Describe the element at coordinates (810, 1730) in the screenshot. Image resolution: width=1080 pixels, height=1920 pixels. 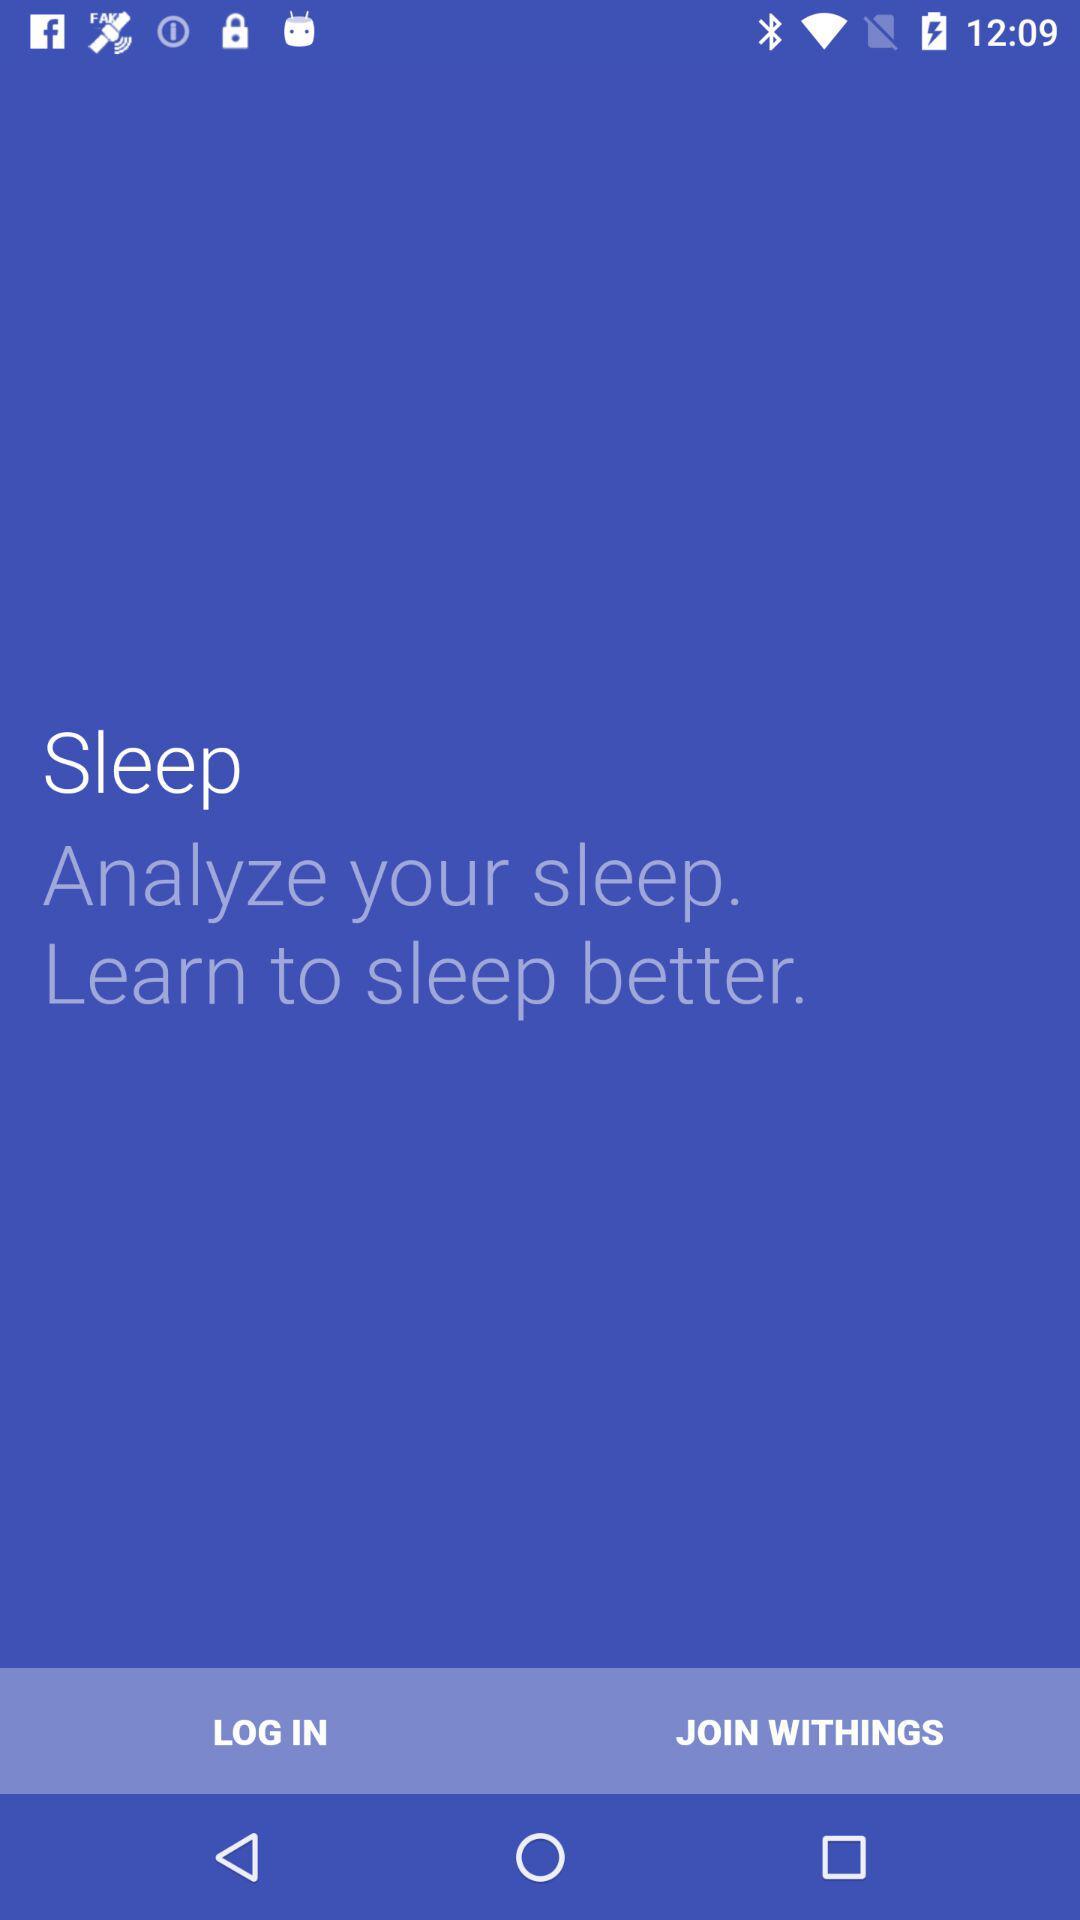
I see `join withings at the bottom right corner` at that location.